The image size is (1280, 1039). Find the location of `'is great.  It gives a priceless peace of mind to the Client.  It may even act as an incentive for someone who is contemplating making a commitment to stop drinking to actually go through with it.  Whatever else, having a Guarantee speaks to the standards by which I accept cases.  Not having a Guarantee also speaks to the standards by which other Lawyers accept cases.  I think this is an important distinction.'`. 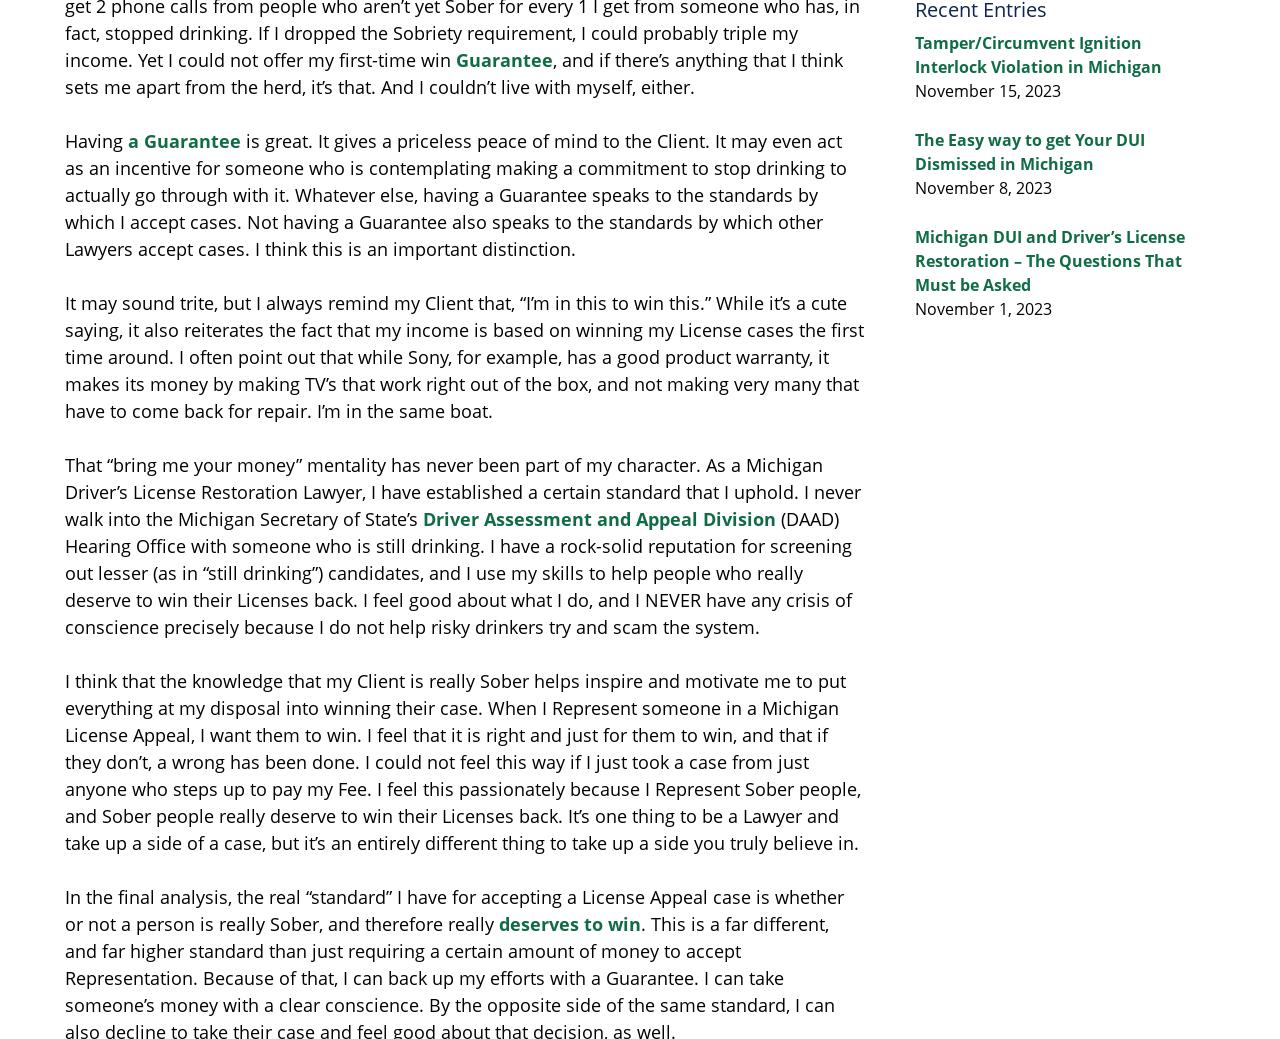

'is great.  It gives a priceless peace of mind to the Client.  It may even act as an incentive for someone who is contemplating making a commitment to stop drinking to actually go through with it.  Whatever else, having a Guarantee speaks to the standards by which I accept cases.  Not having a Guarantee also speaks to the standards by which other Lawyers accept cases.  I think this is an important distinction.' is located at coordinates (65, 195).